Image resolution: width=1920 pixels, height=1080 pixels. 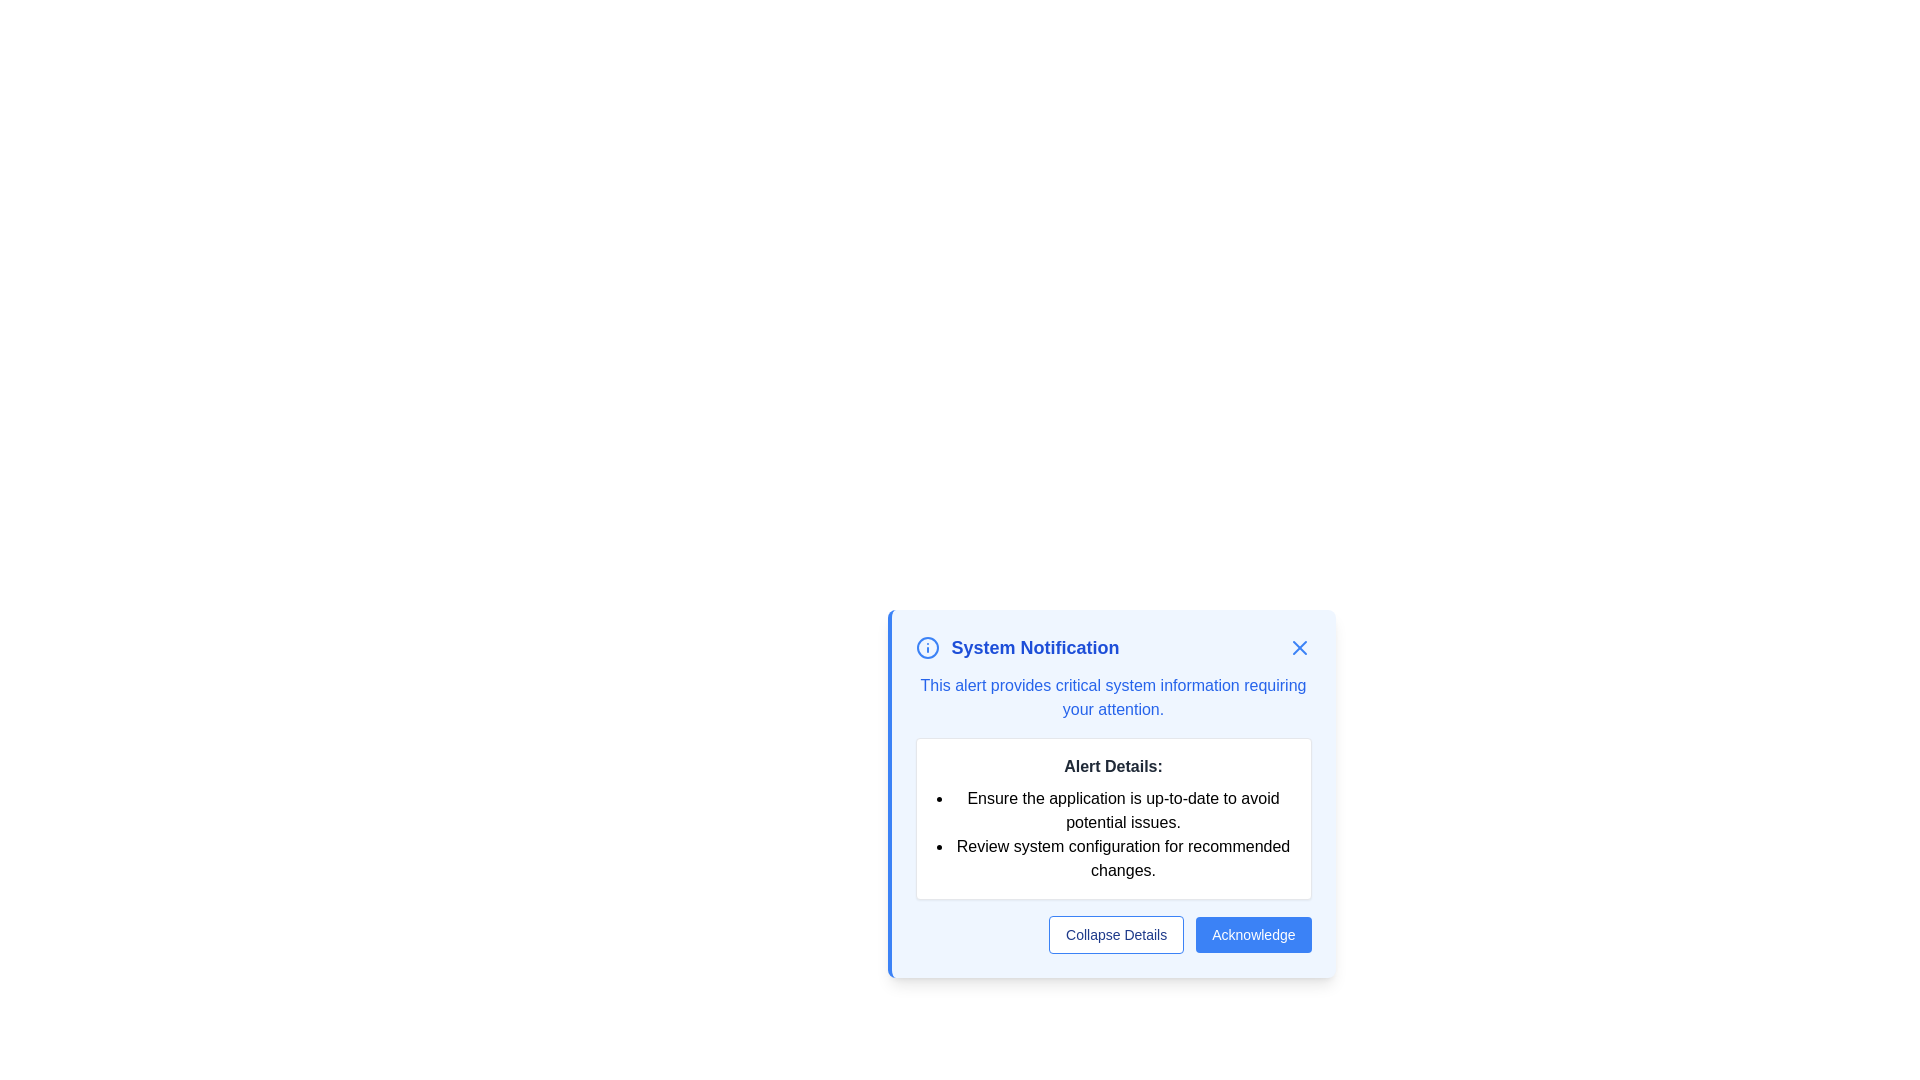 What do you see at coordinates (1035, 648) in the screenshot?
I see `the 'System Notification' text label styled with a blue bold font, which is located in the upper part of the notification dialog box, centered horizontally and adjacent to an icon` at bounding box center [1035, 648].